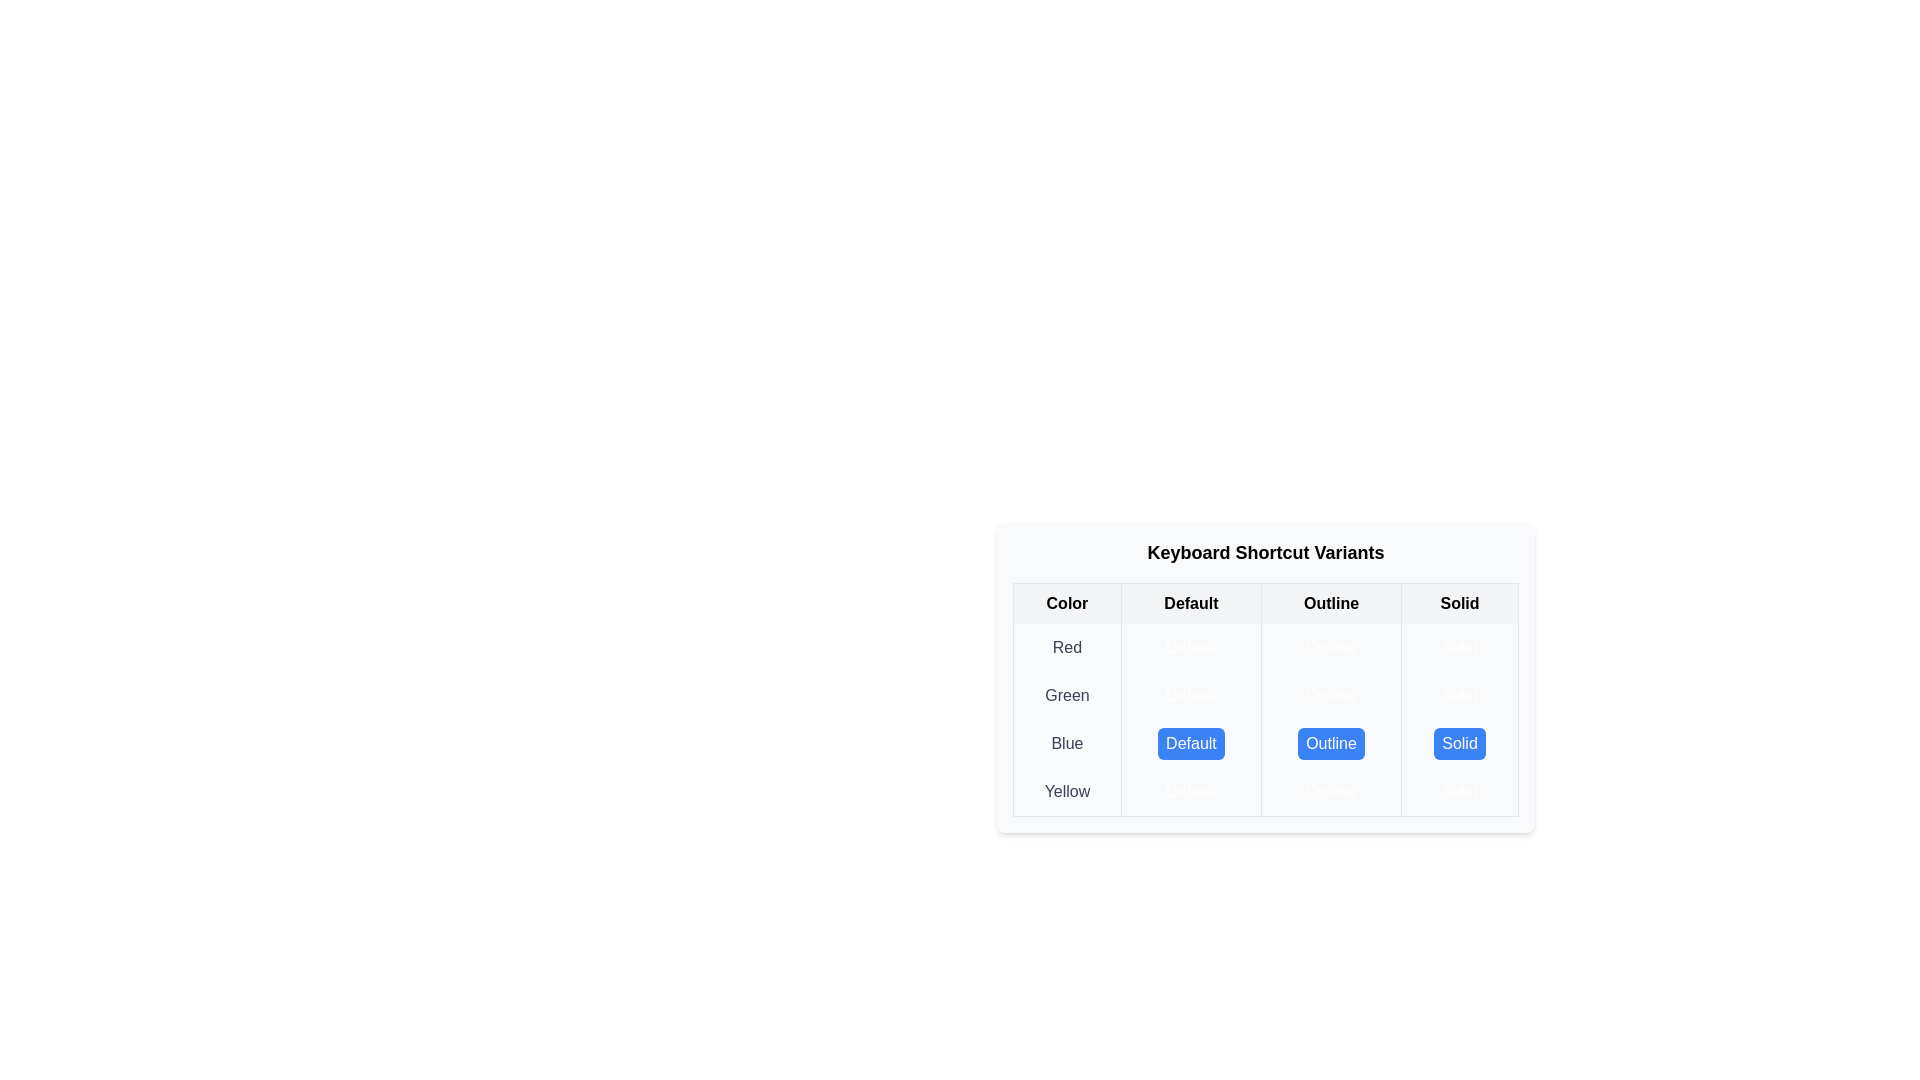  I want to click on the 'Default' button in the third row under the 'Default' column of the 'Keyboard Shortcut Variants' table to apply the default option for the 'Blue' category, so click(1190, 744).